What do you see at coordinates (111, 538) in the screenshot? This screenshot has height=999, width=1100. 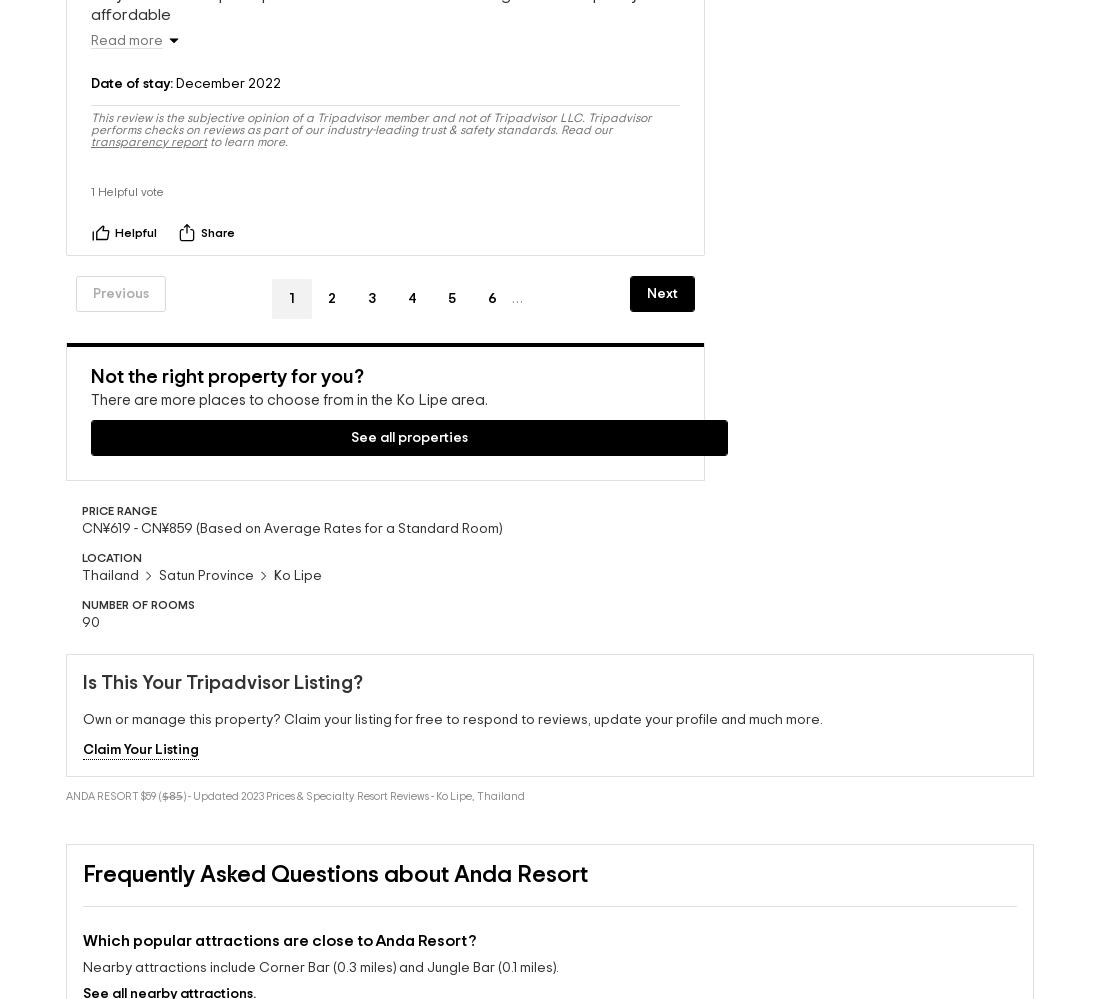 I see `'LOCATION'` at bounding box center [111, 538].